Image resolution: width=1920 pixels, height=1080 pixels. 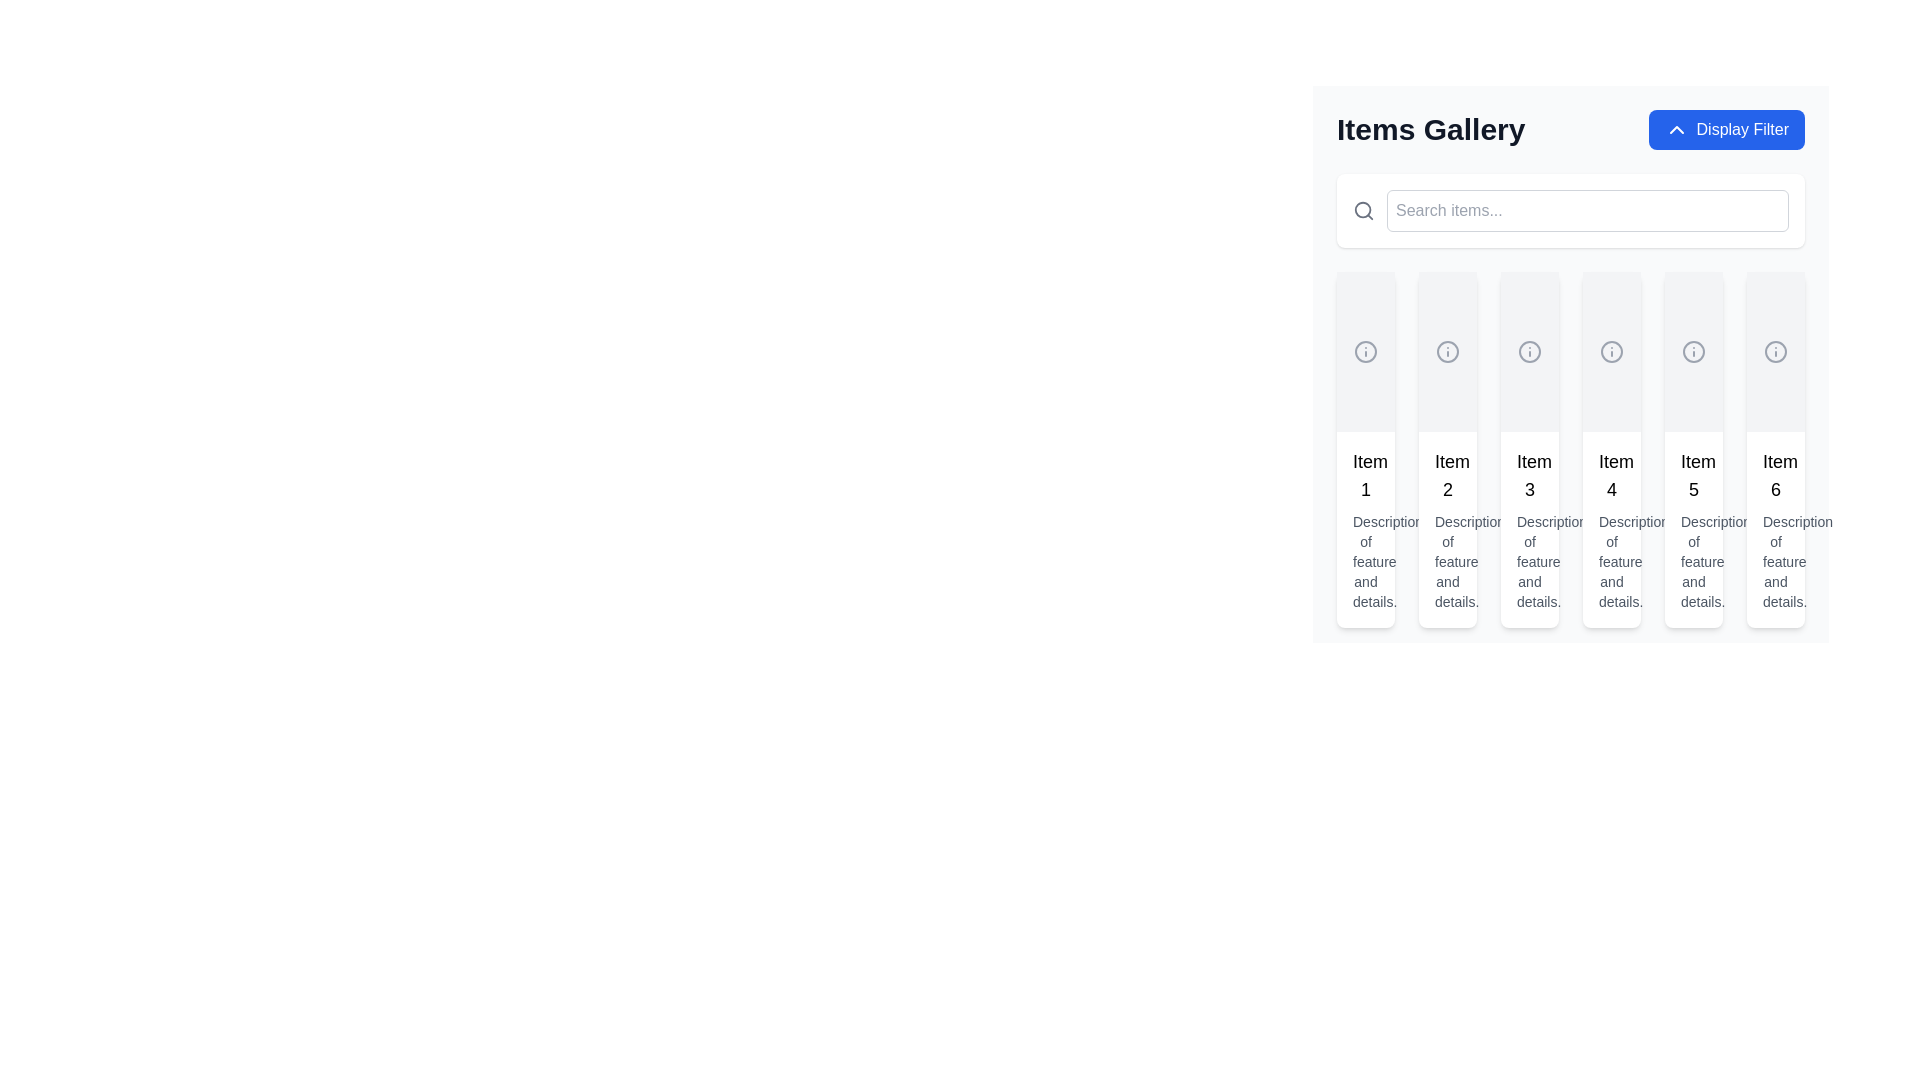 What do you see at coordinates (1612, 350) in the screenshot?
I see `the circular graphic icon located in the fourth column above the label 'Item 4', which is part of a consistent theme with similar elements` at bounding box center [1612, 350].